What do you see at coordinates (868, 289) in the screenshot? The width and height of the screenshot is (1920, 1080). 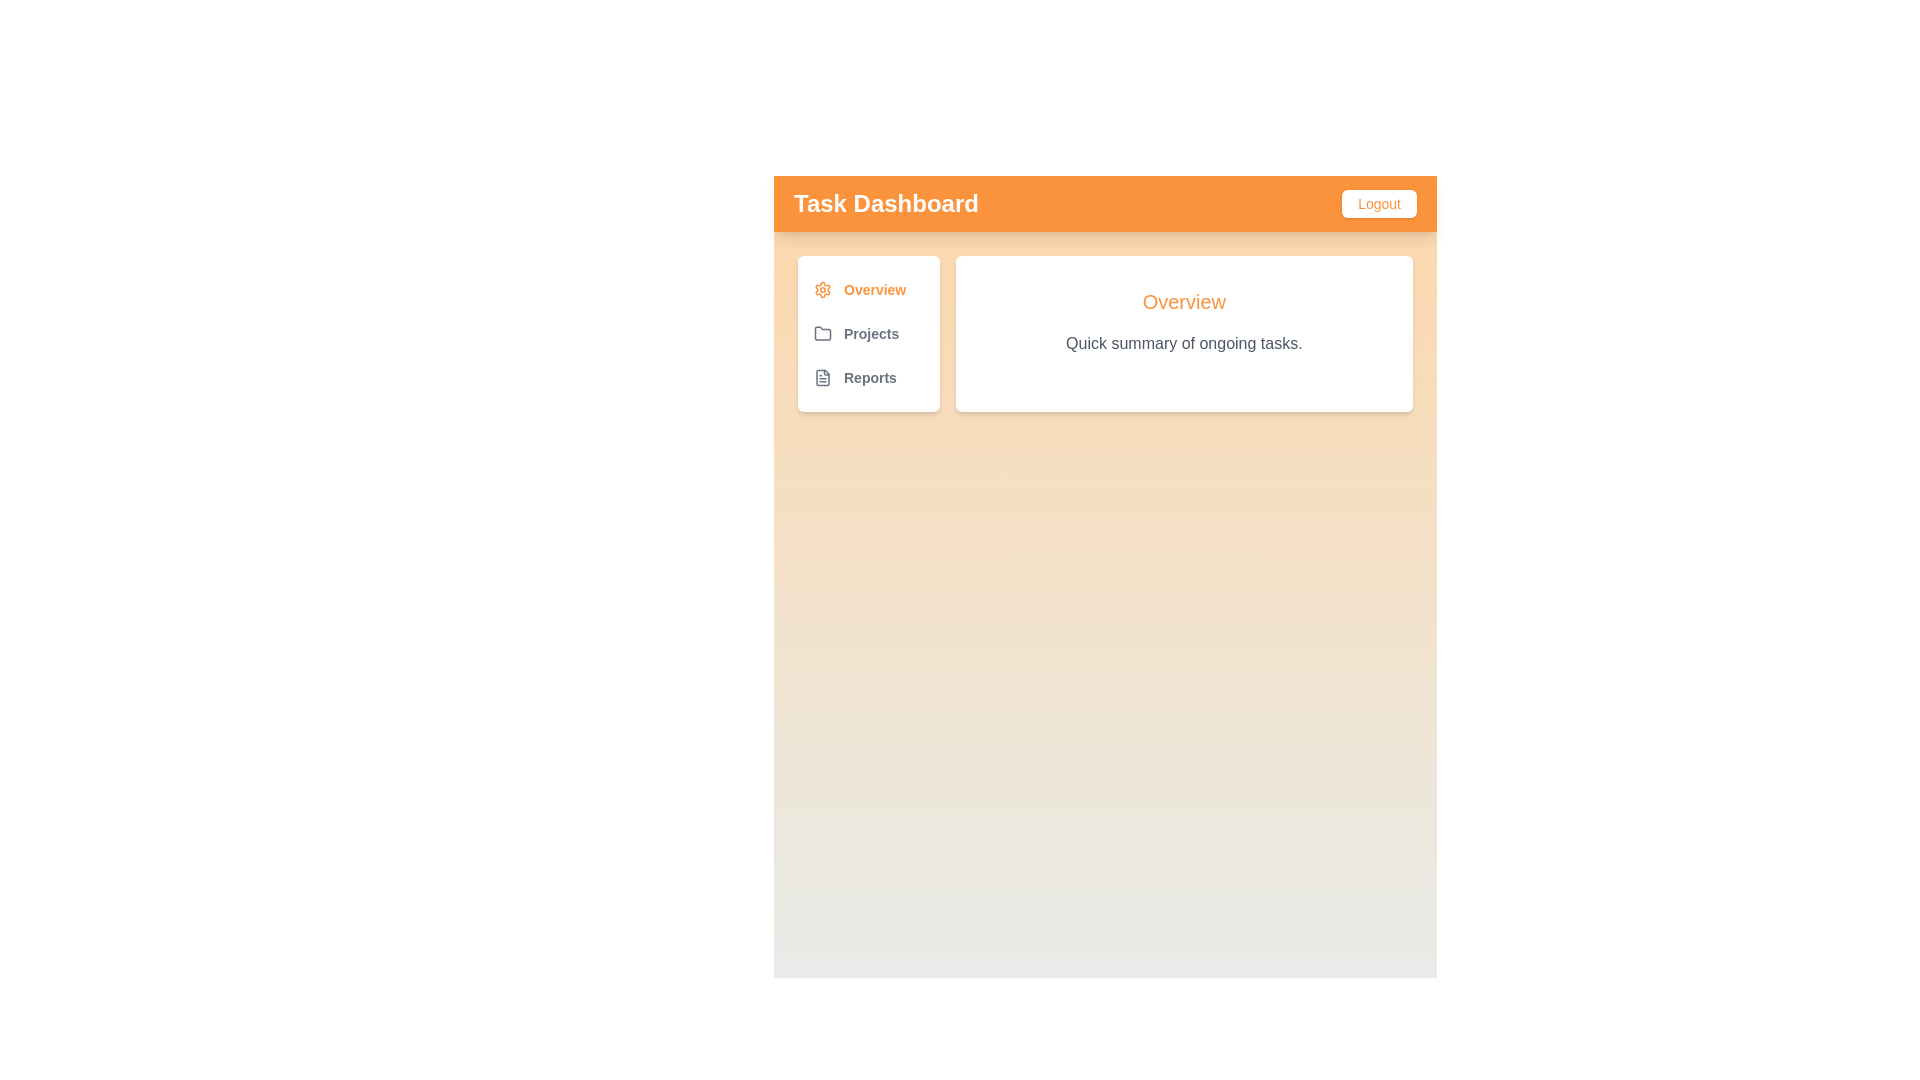 I see `the 'Overview' selectable menu item with an icon and text` at bounding box center [868, 289].